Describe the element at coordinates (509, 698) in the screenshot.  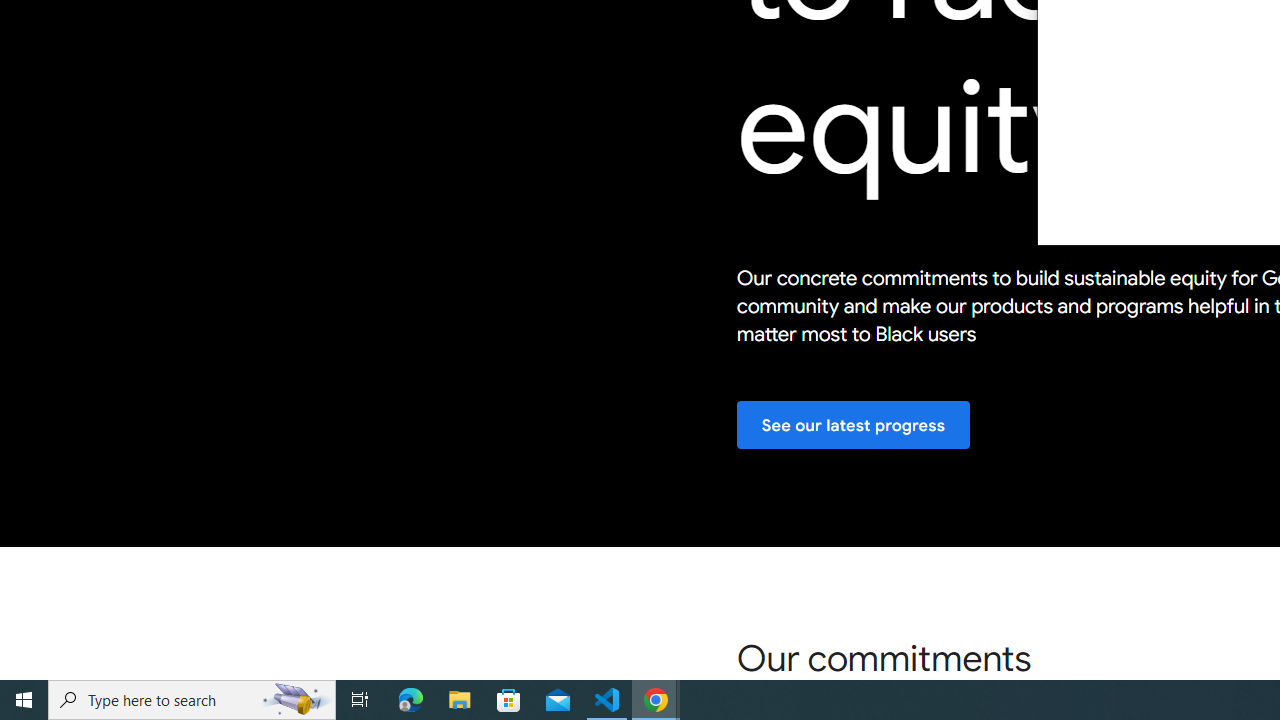
I see `'Microsoft Store'` at that location.